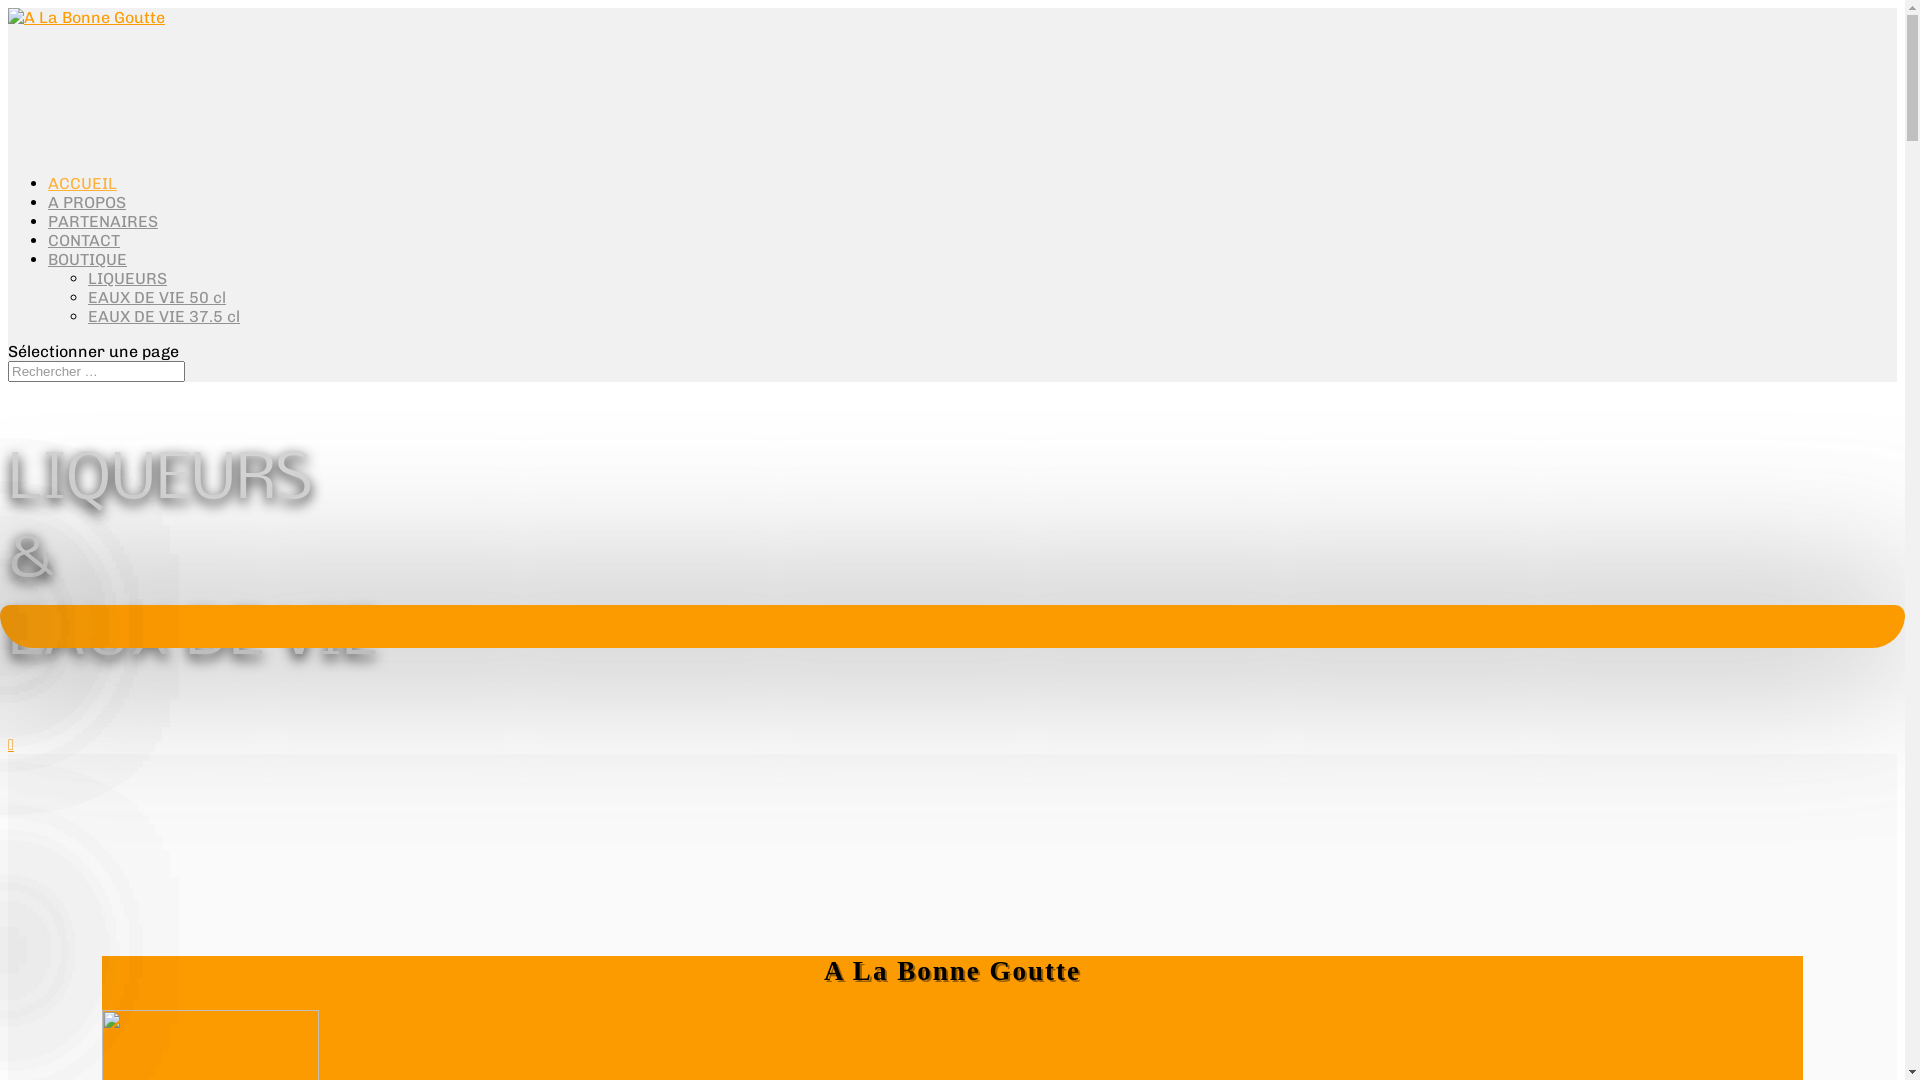 The image size is (1920, 1080). I want to click on 'Rechercher:', so click(95, 371).